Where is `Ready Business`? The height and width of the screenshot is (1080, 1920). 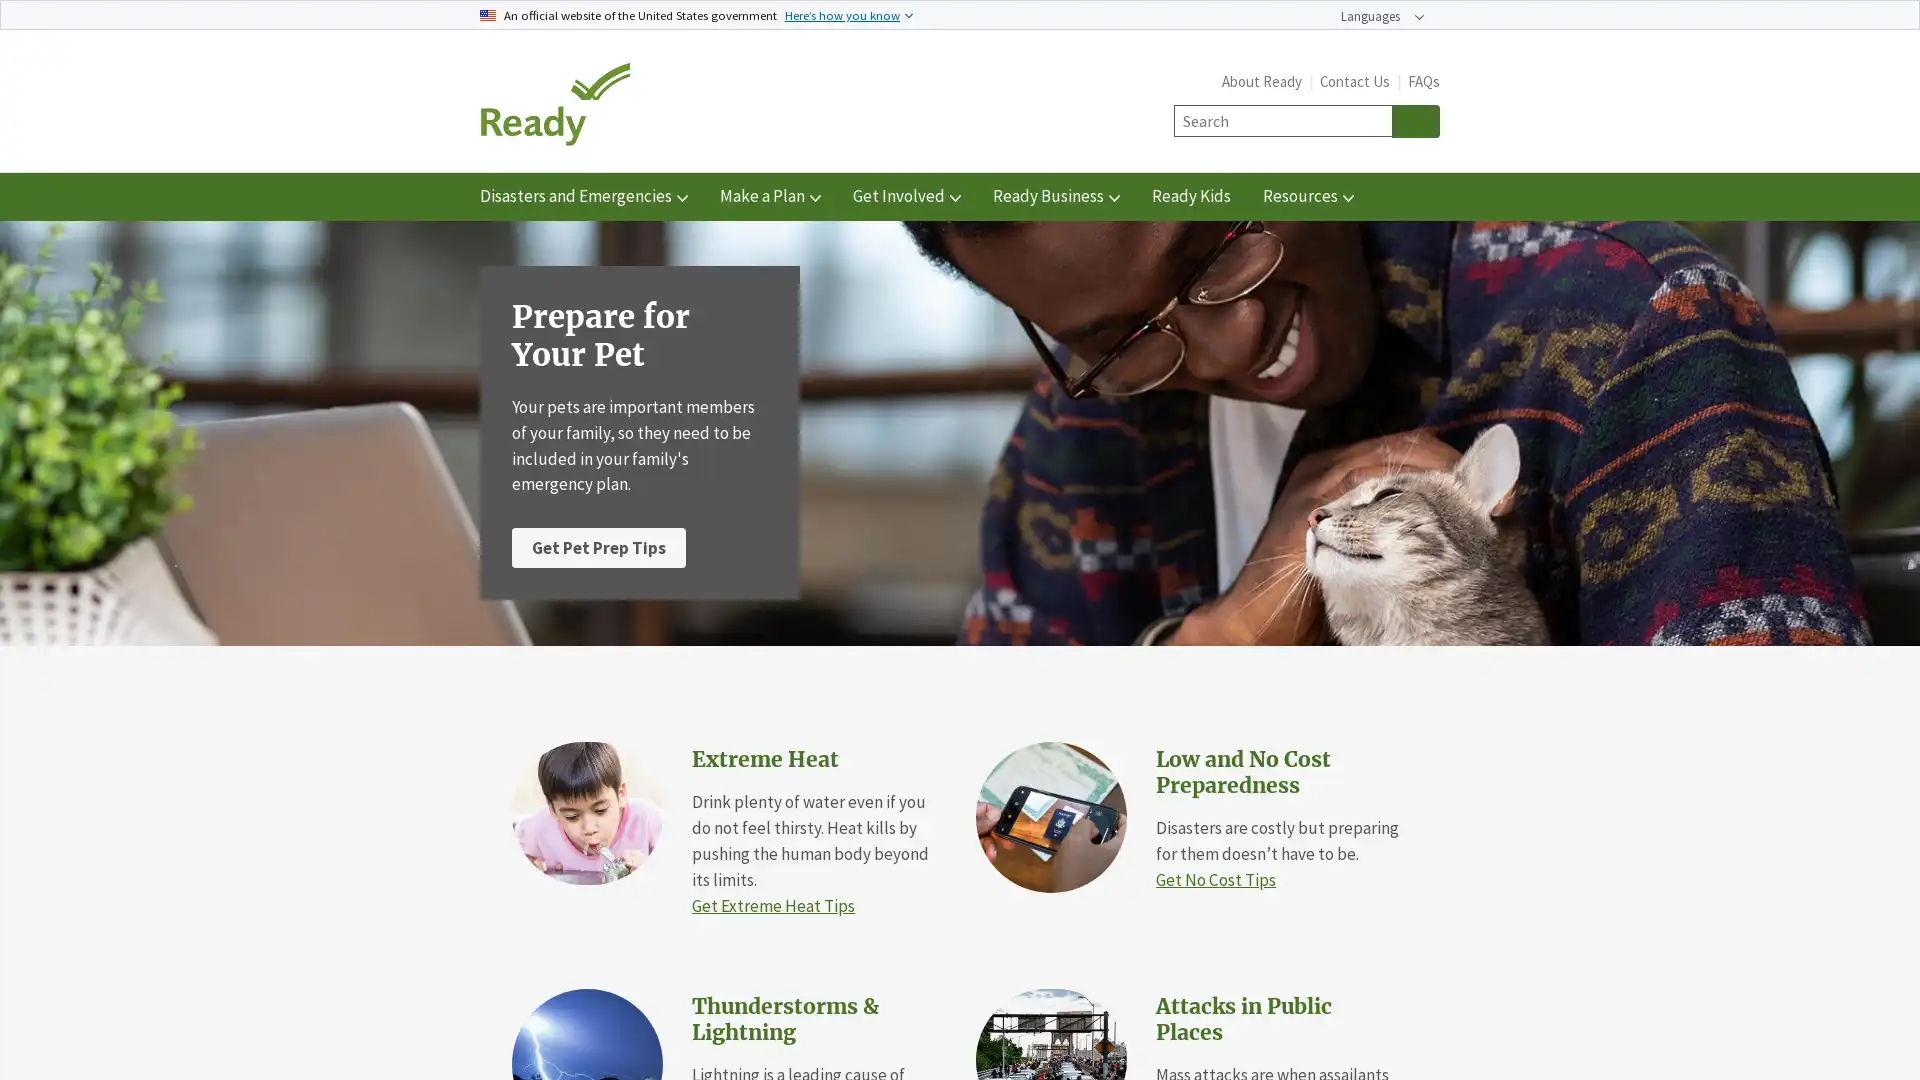 Ready Business is located at coordinates (1055, 196).